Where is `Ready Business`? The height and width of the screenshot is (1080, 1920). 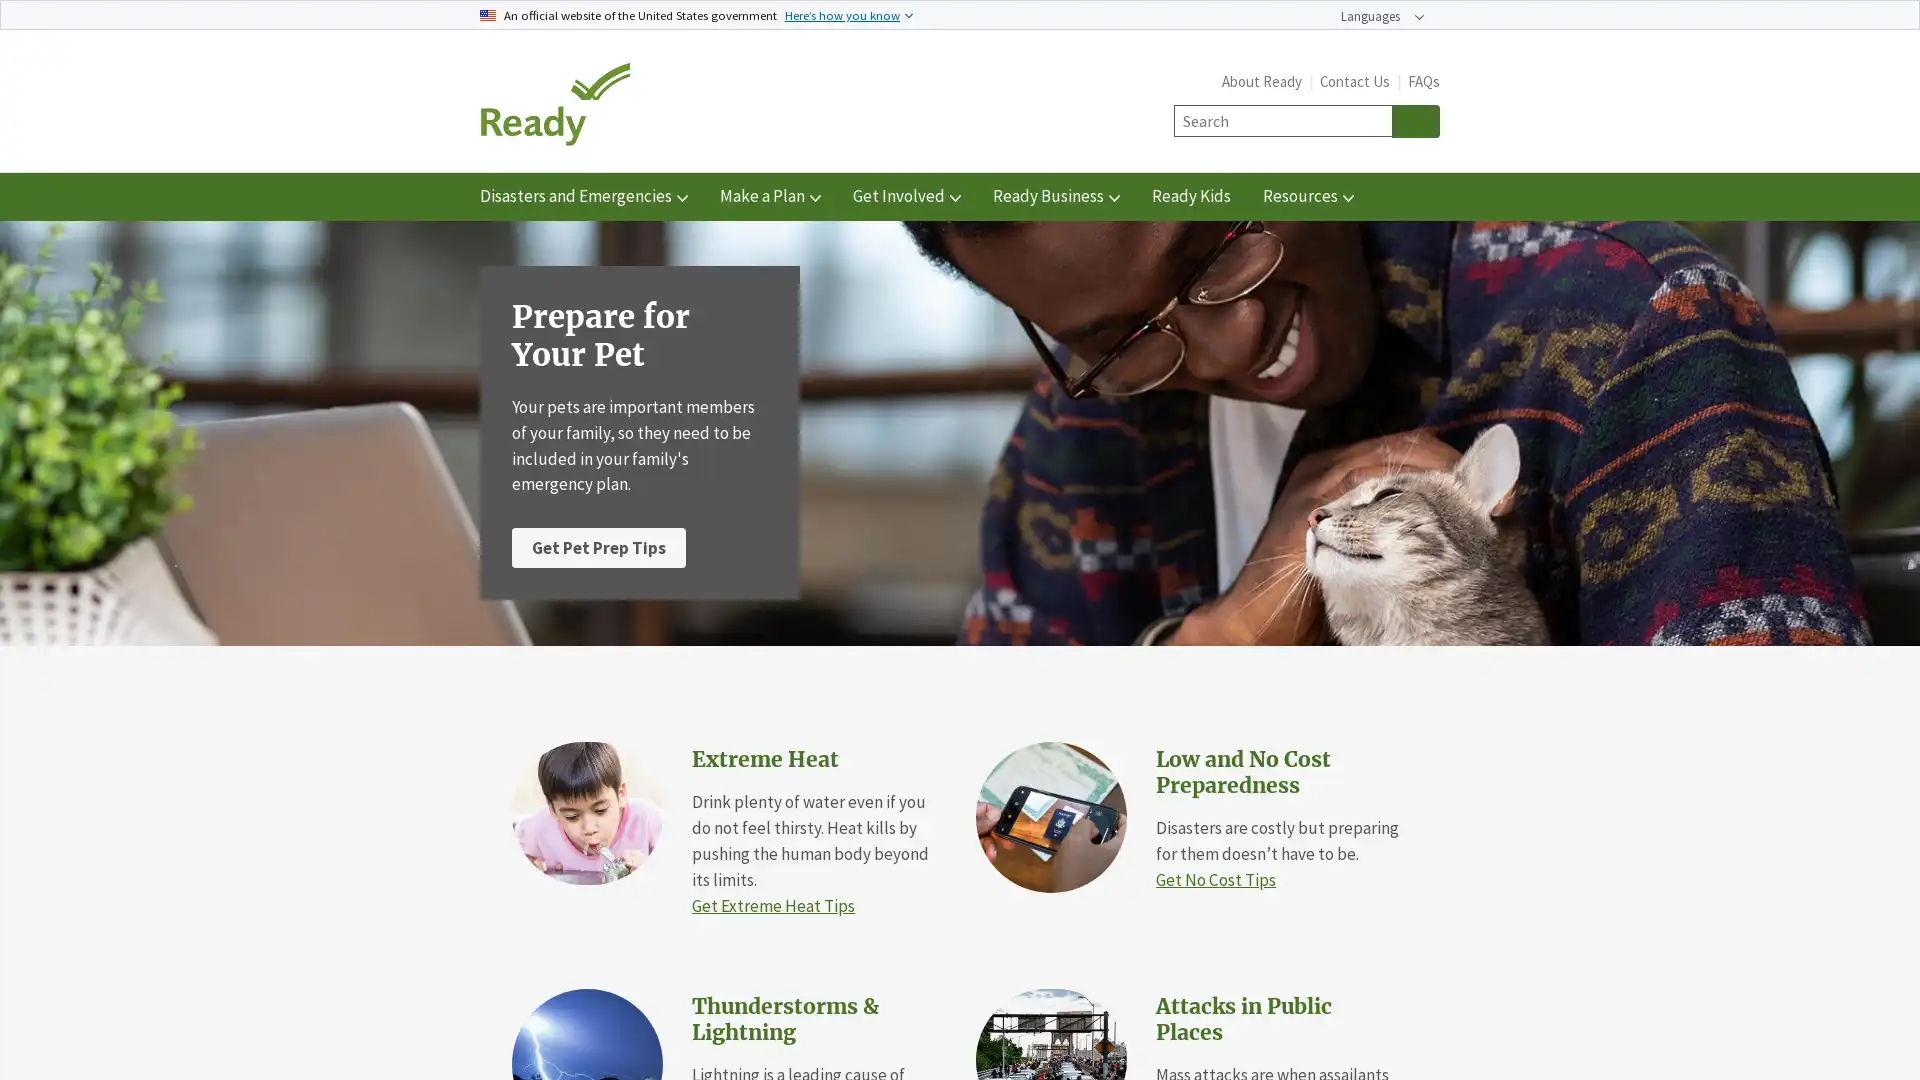 Ready Business is located at coordinates (1055, 196).